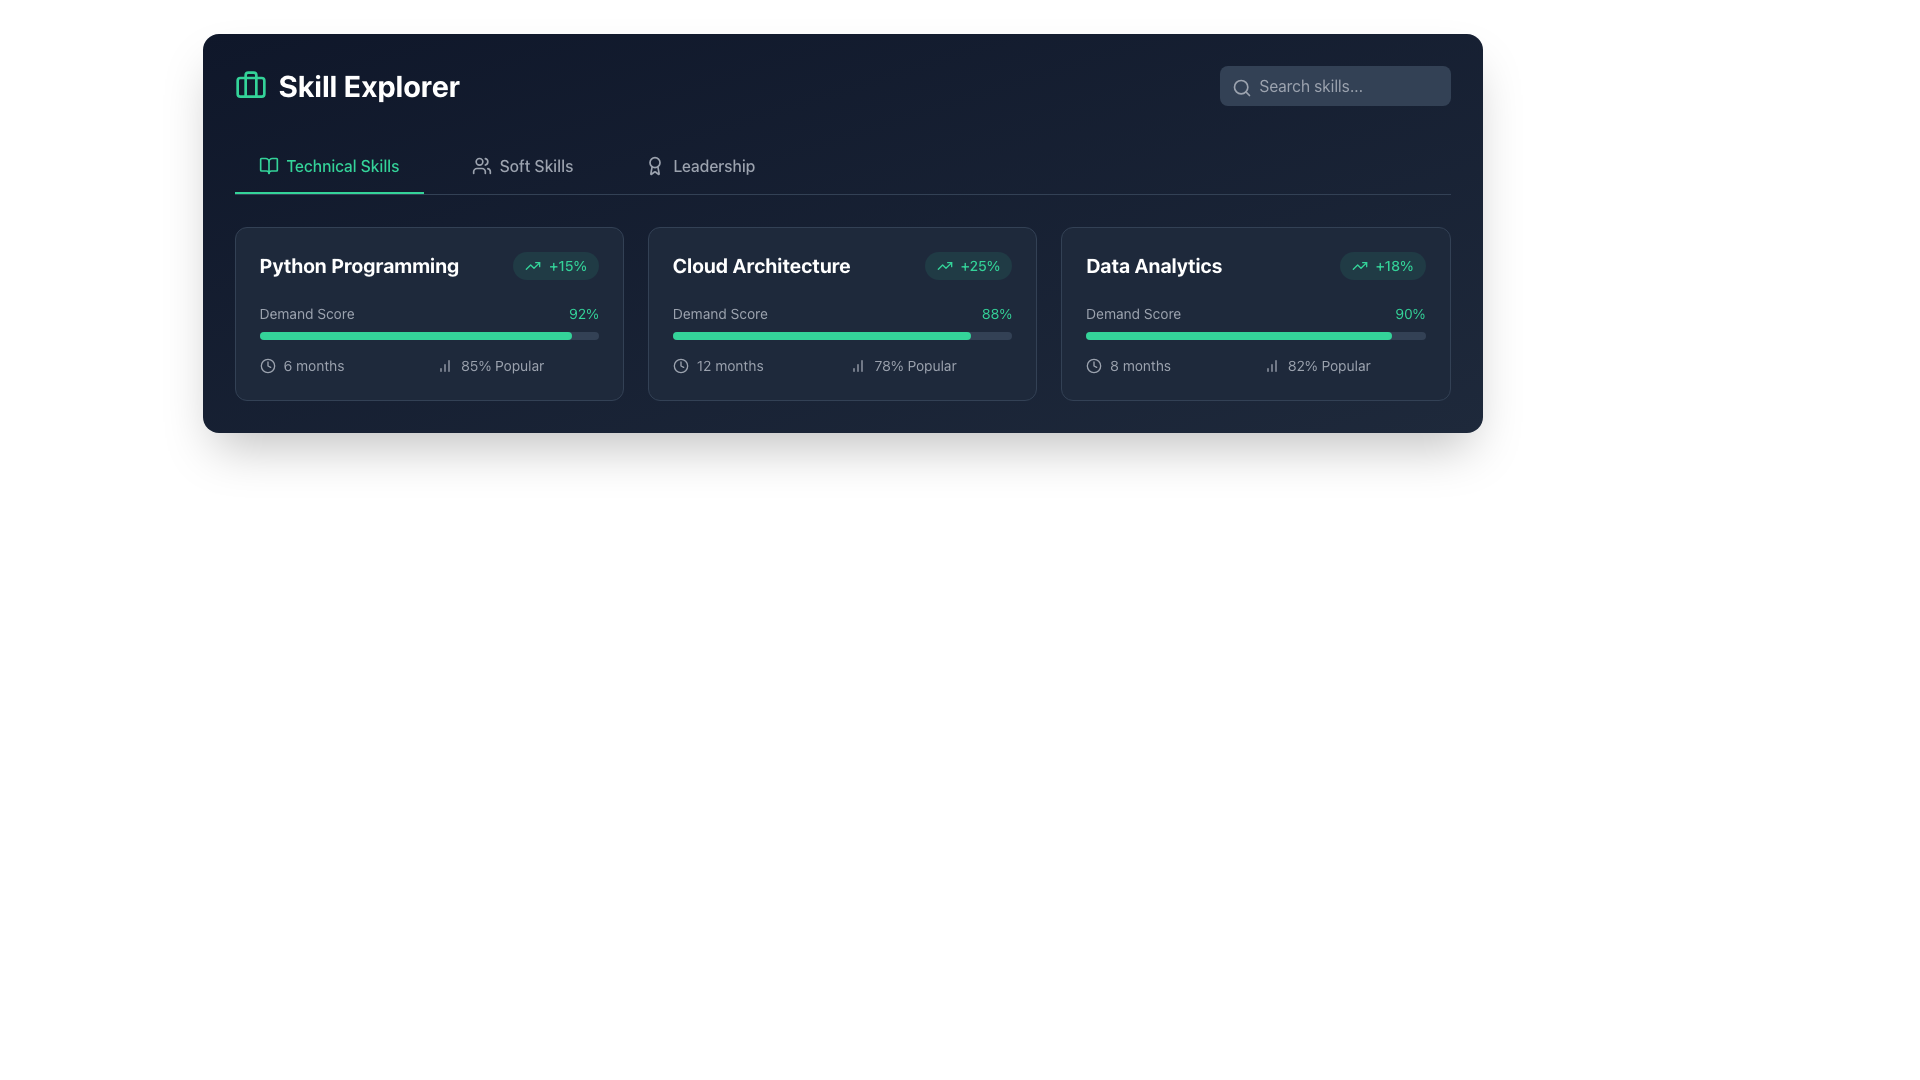 This screenshot has height=1080, width=1920. Describe the element at coordinates (914, 366) in the screenshot. I see `the static informational text reading '78% Popular', which is located at the bottom right of the 'Cloud Architecture' card, next to the popularity analysis icon` at that location.